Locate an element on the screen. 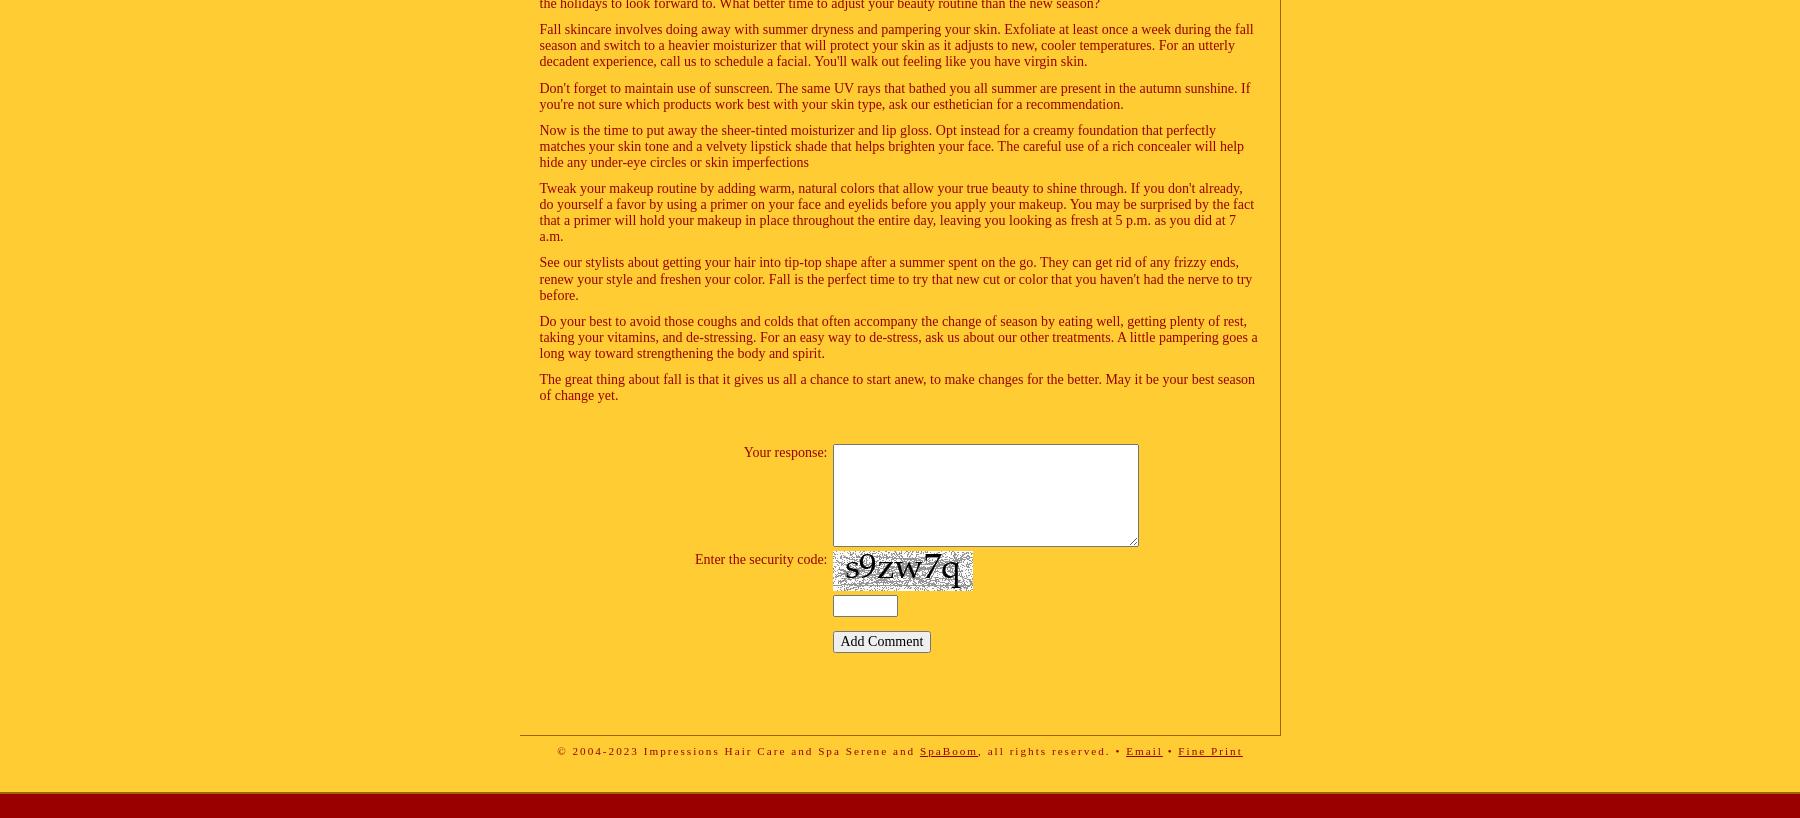 The height and width of the screenshot is (818, 1800). 'Don't forget to maintain use of sunscreen. The same UV rays that bathed you all summer are present in the autumn sunshine. If you're not sure which products work best with your skin type, ask our esthetician for a recommendation.' is located at coordinates (537, 95).